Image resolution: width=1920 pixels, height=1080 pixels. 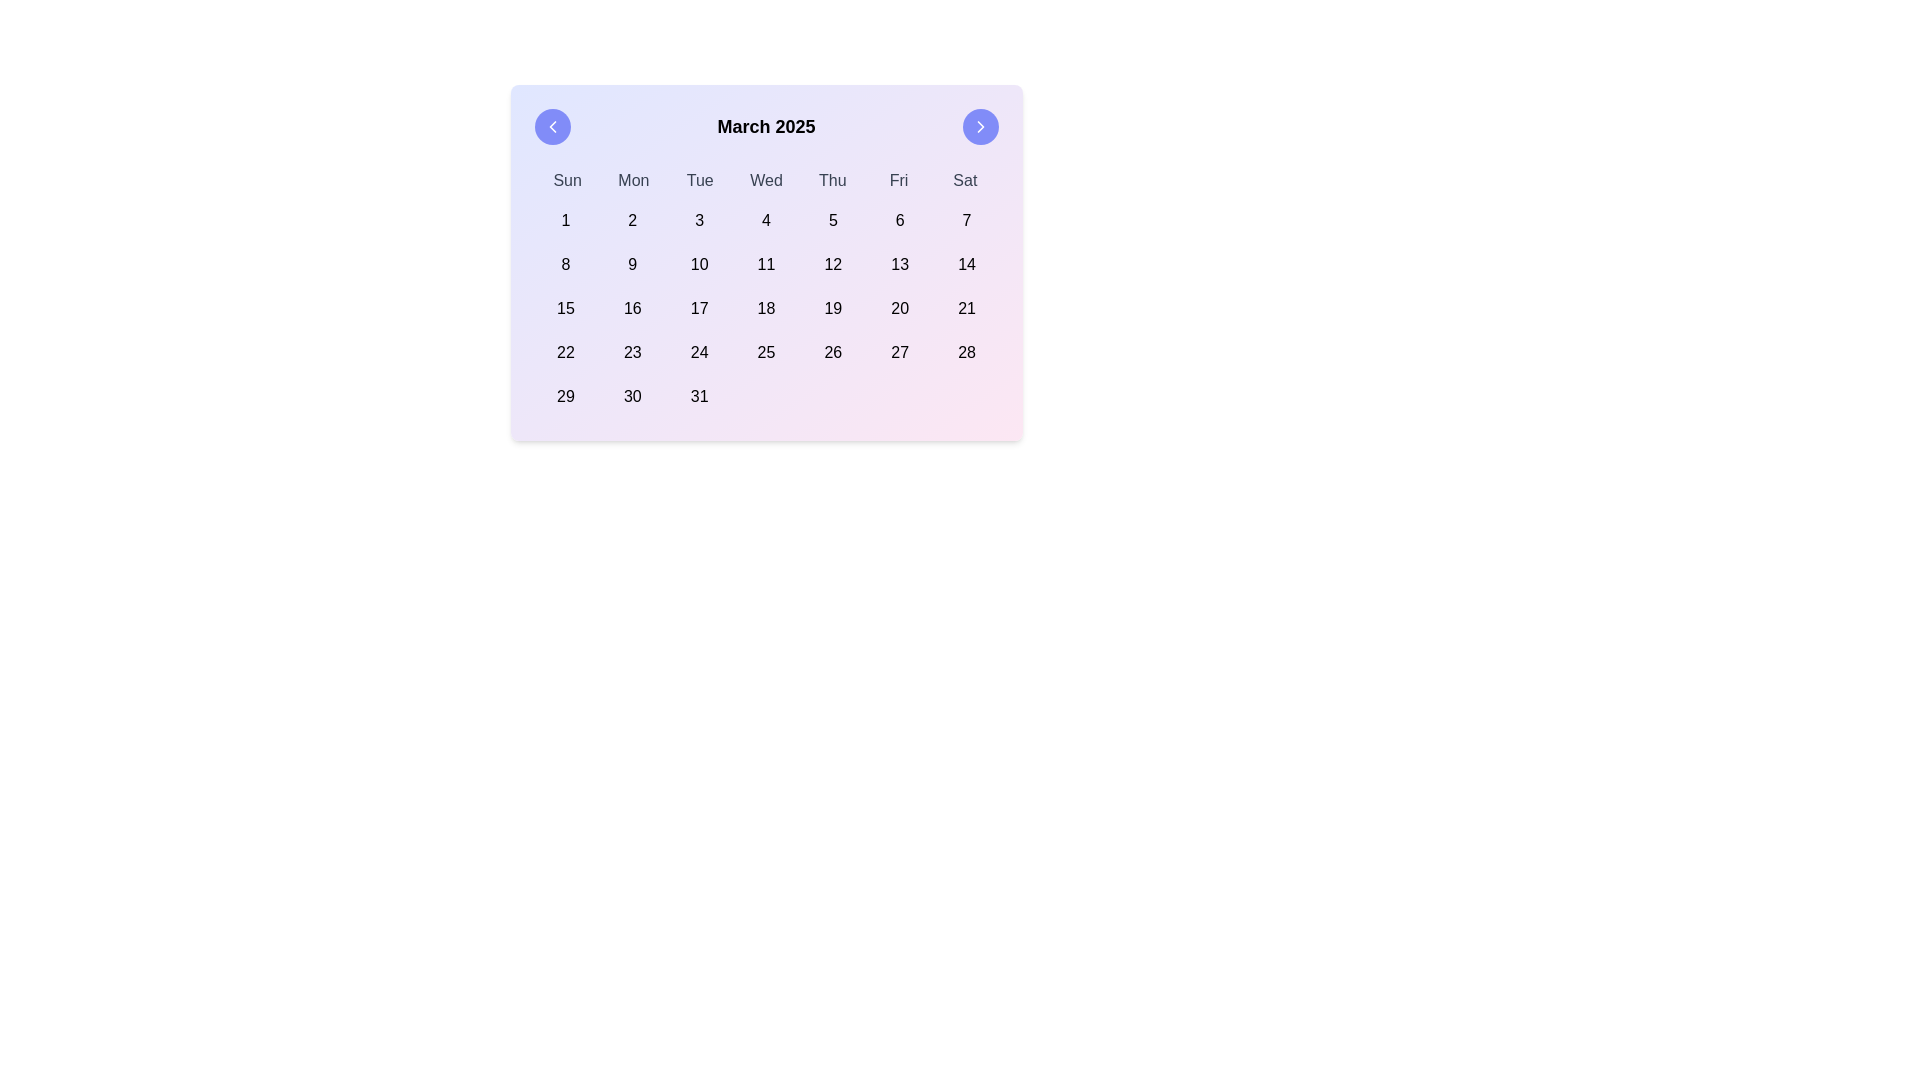 I want to click on the button with a purple background and the number '11' centered in bold black font for keyboard navigation, so click(x=765, y=264).